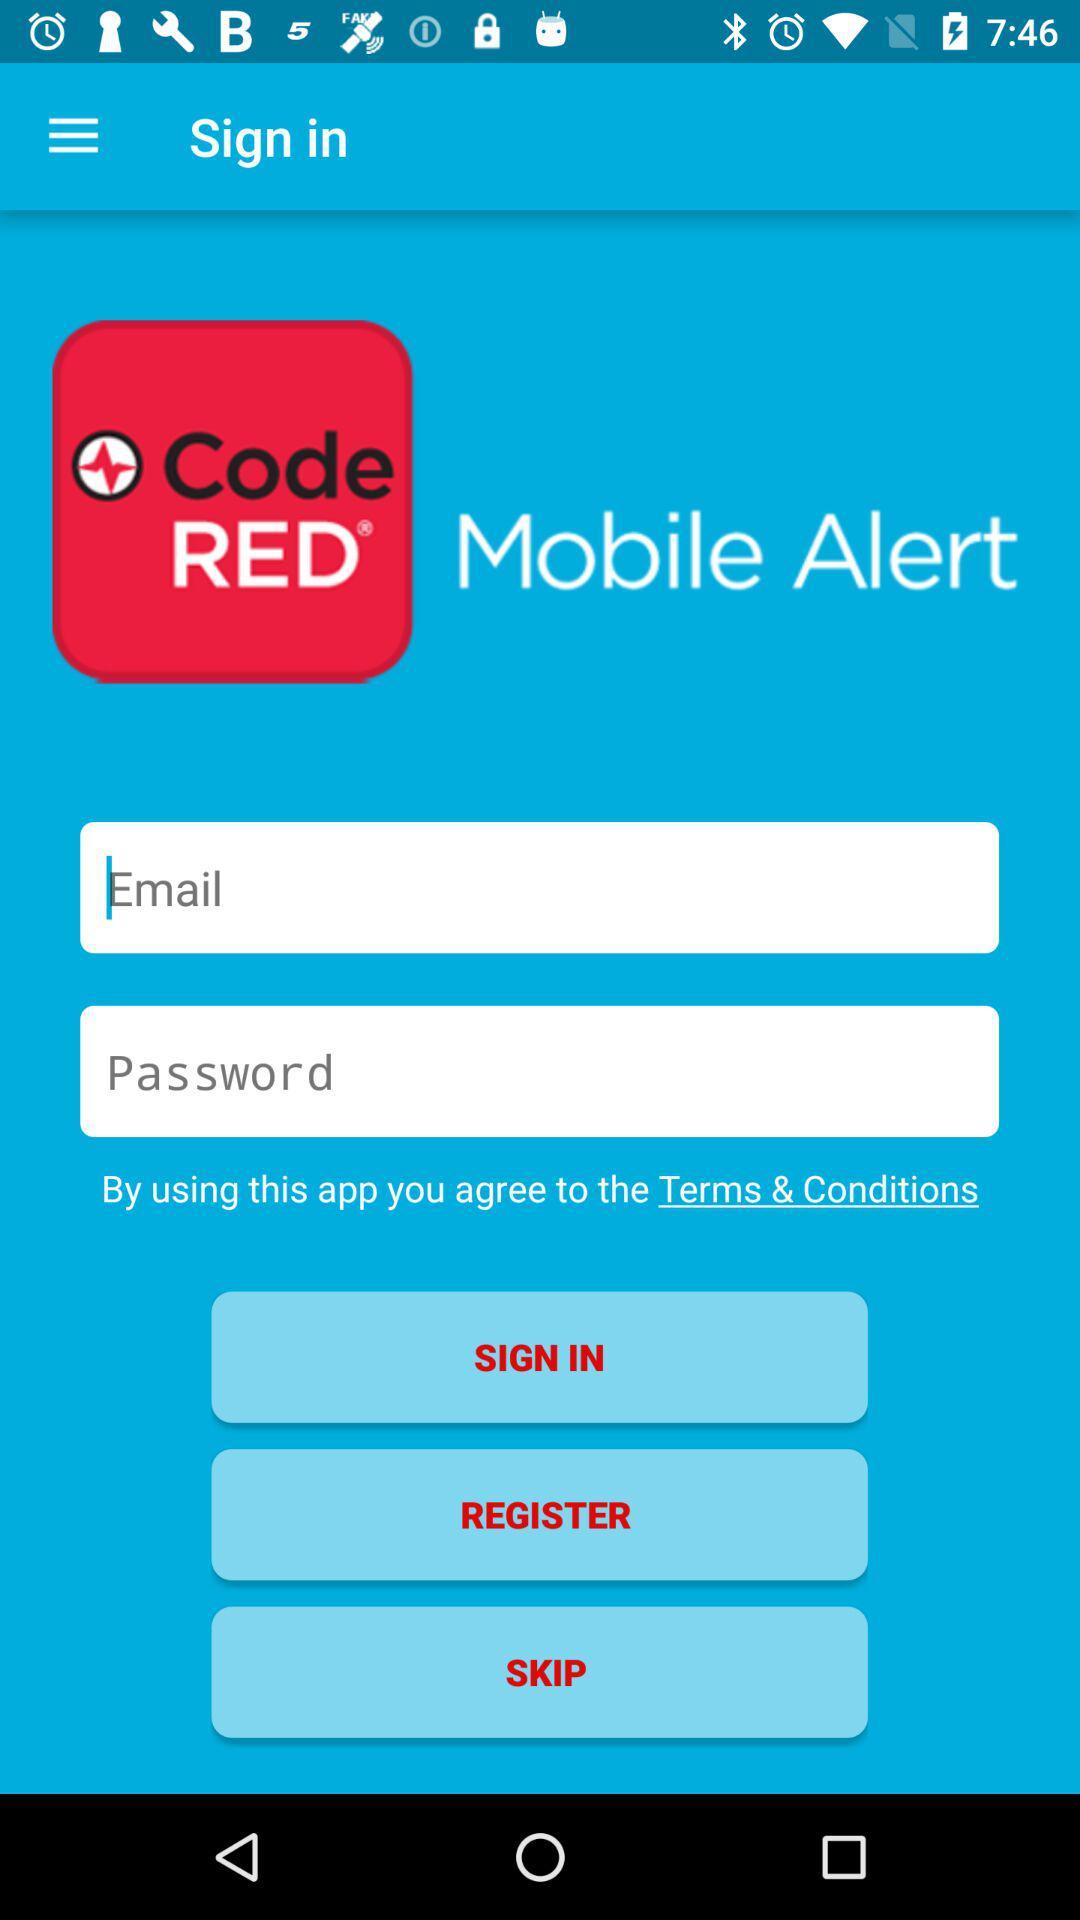 The height and width of the screenshot is (1920, 1080). I want to click on type in the password, so click(538, 1070).